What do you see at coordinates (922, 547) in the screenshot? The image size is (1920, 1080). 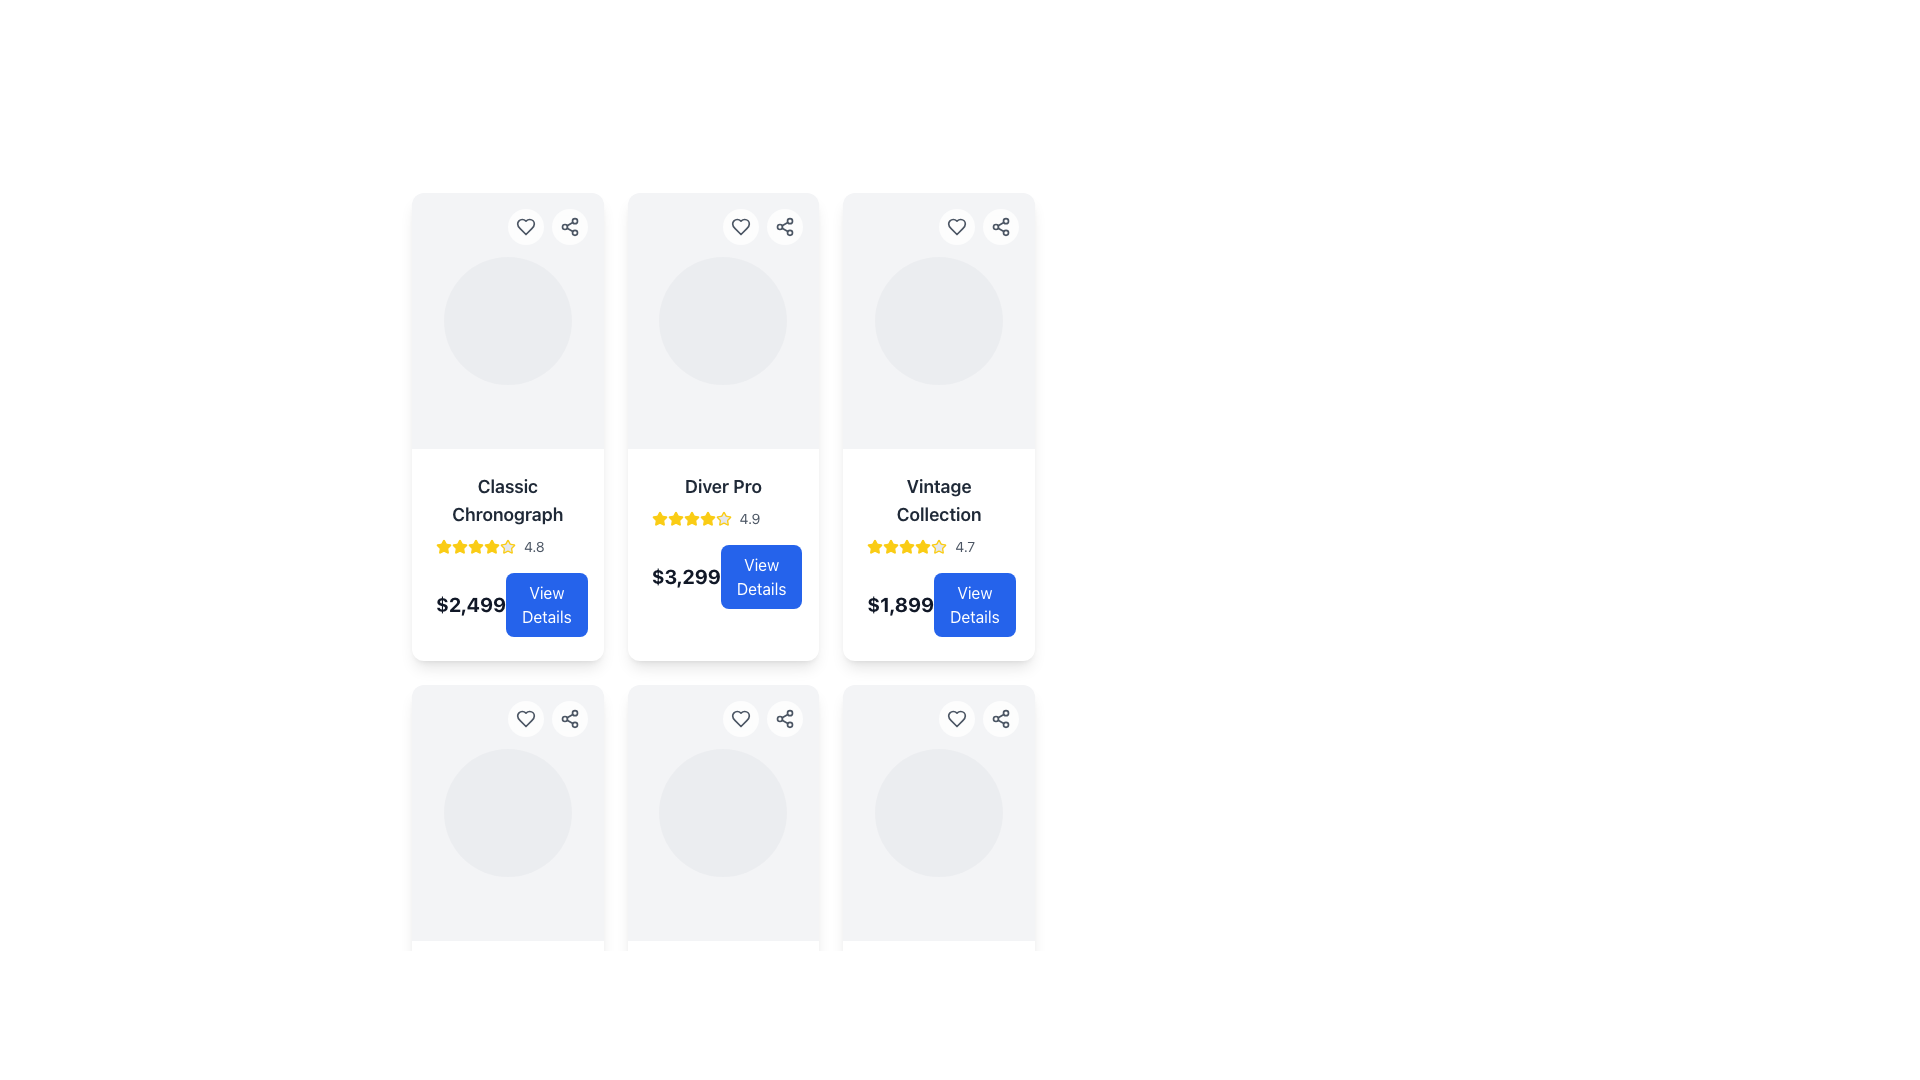 I see `the fourth star icon indicating a user rating of 4.7 out of 5 for the product within the 'Vintage Collection' card` at bounding box center [922, 547].